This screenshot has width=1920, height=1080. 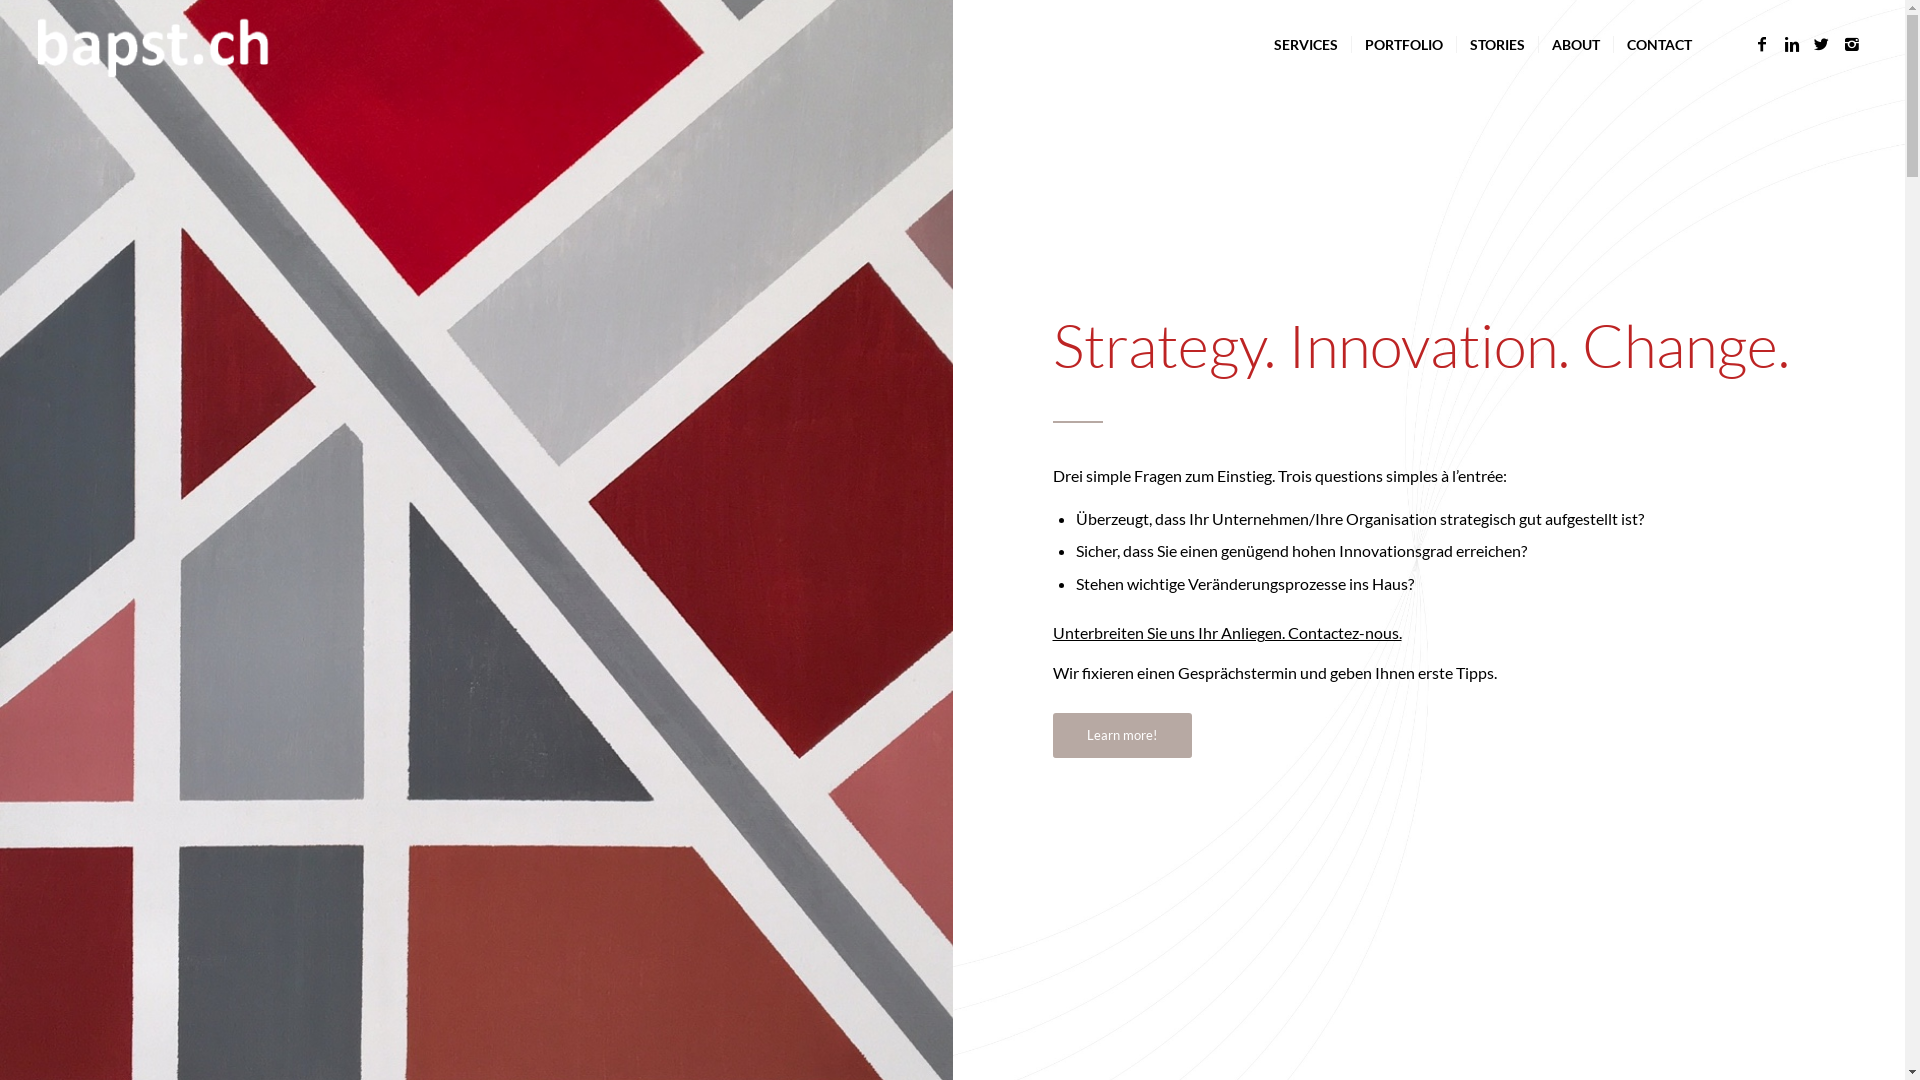 I want to click on 'STORIES', so click(x=1455, y=45).